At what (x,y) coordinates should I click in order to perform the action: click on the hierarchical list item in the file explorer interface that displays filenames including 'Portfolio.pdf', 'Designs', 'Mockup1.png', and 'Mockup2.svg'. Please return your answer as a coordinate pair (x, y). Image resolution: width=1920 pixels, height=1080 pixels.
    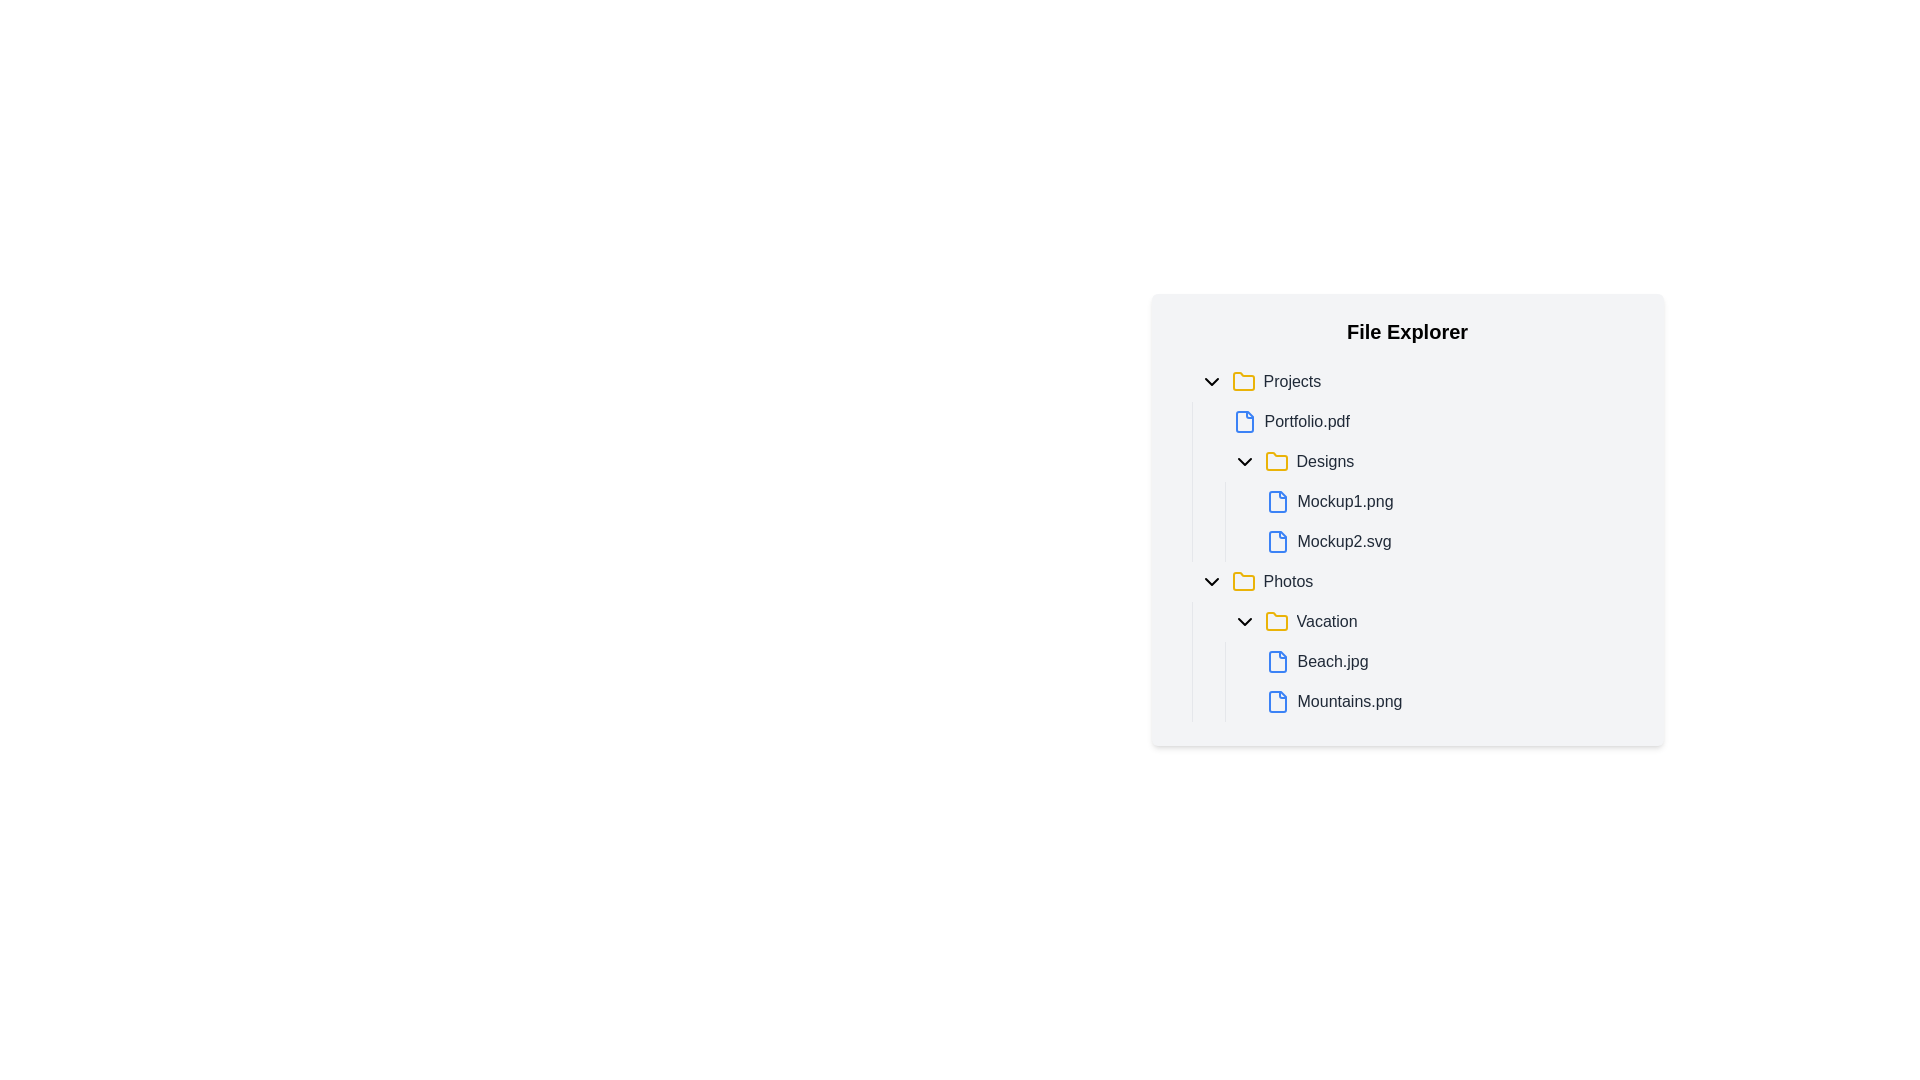
    Looking at the image, I should click on (1414, 482).